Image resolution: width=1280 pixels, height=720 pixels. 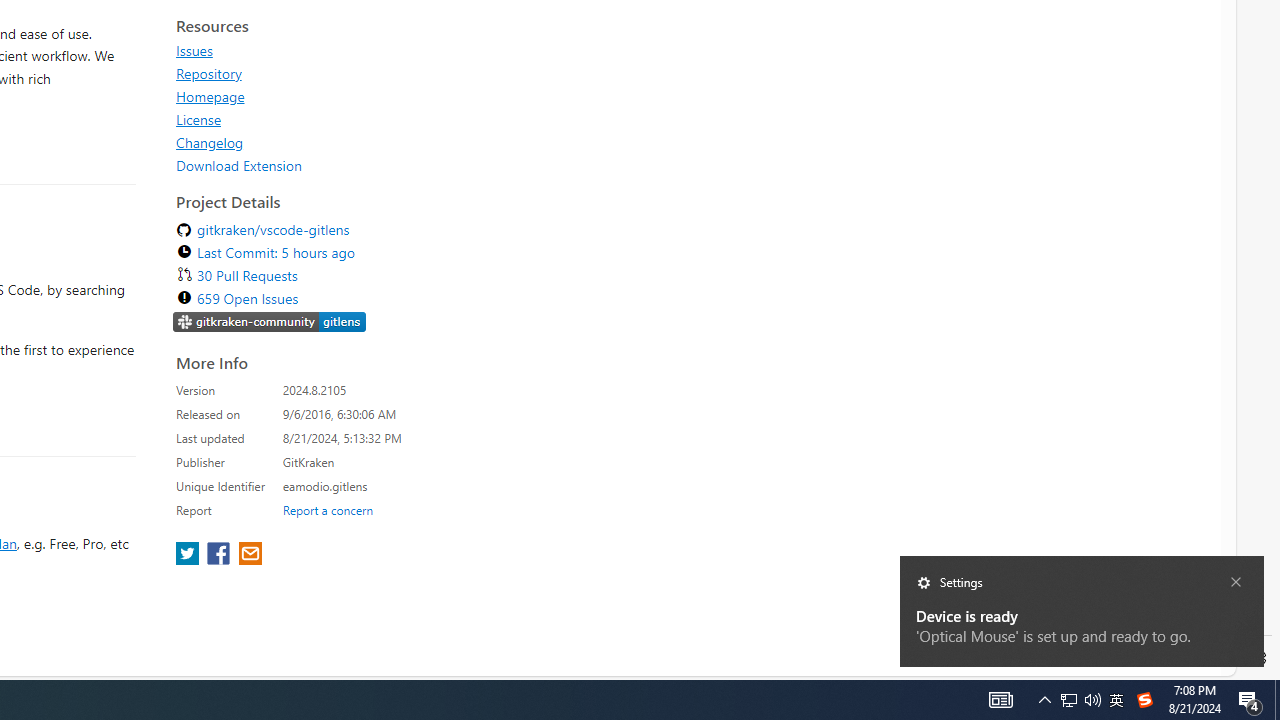 What do you see at coordinates (269, 320) in the screenshot?
I see `'https://slack.gitkraken.com//'` at bounding box center [269, 320].